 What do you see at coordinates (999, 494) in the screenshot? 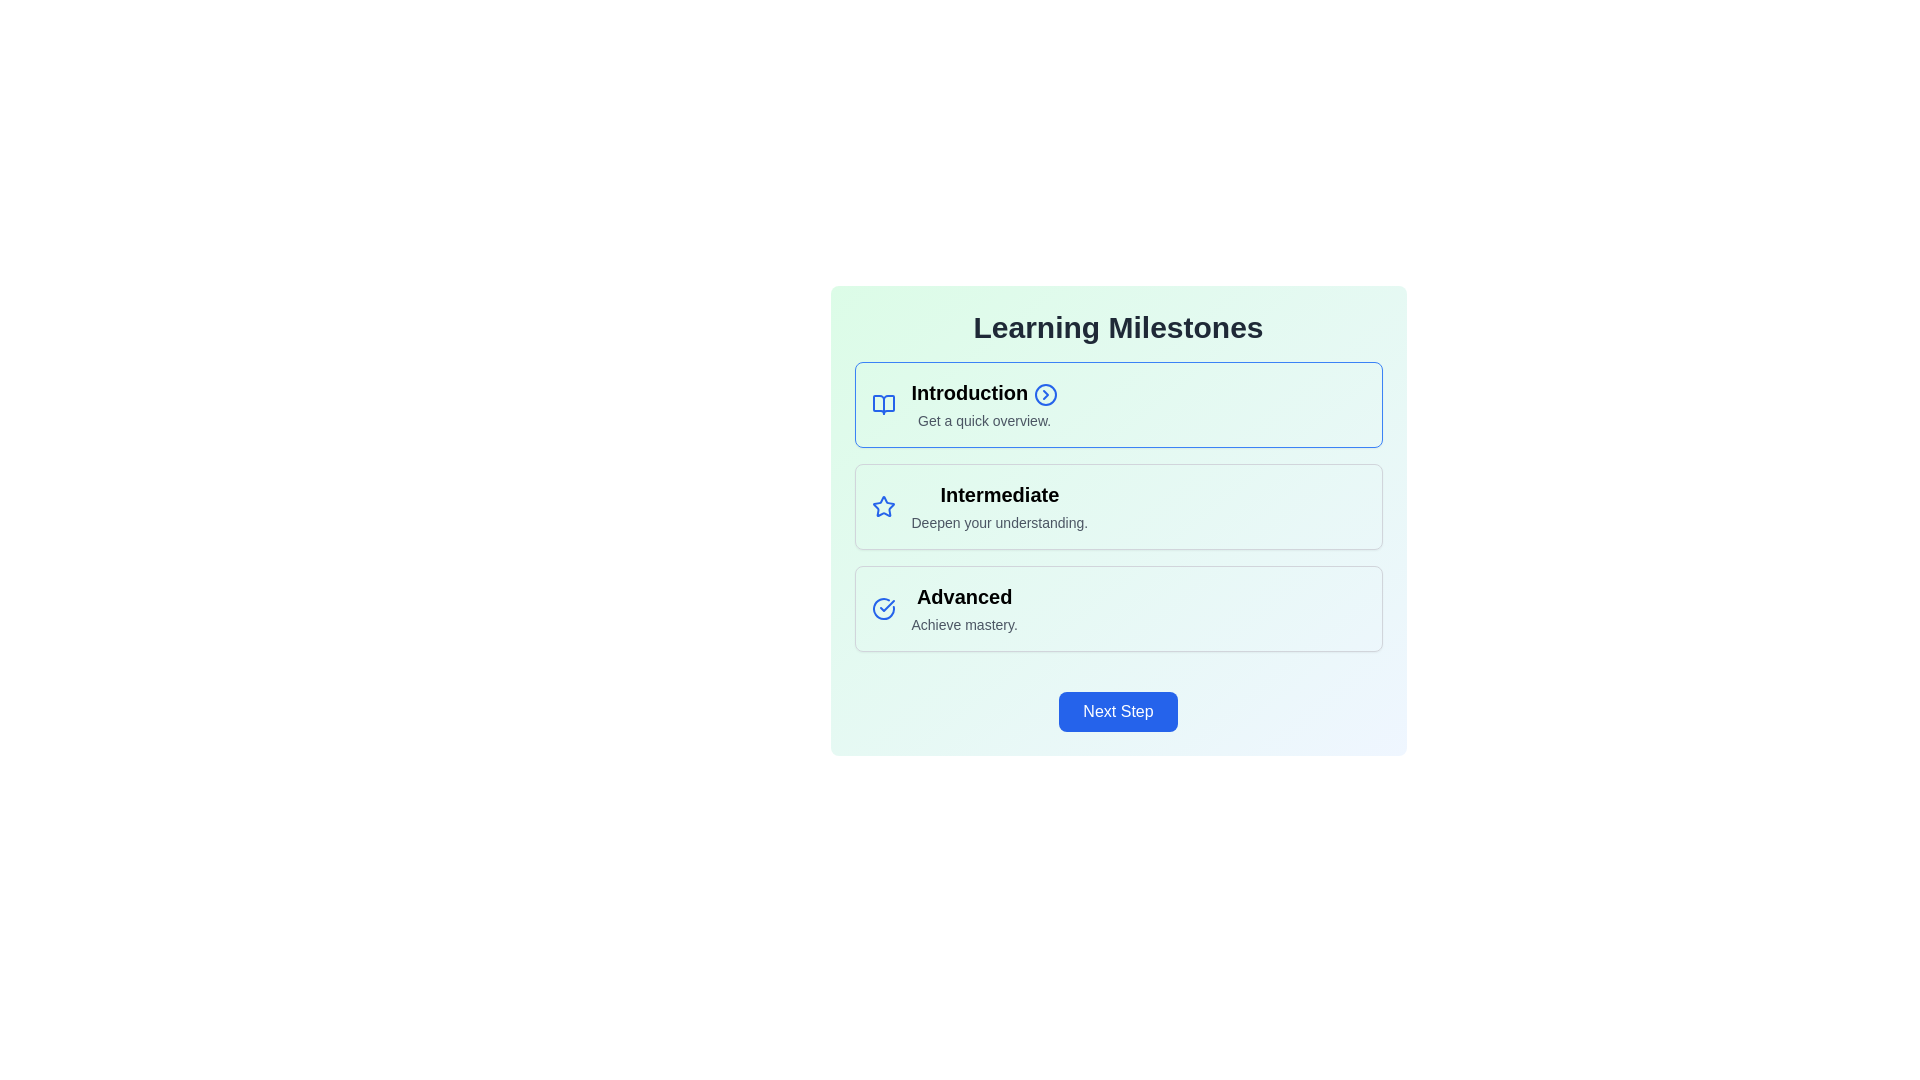
I see `the bold text label displaying 'Intermediate', which is the second headline in the 'Learning Milestones' list, positioned between 'Introduction' and 'Advanced'` at bounding box center [999, 494].